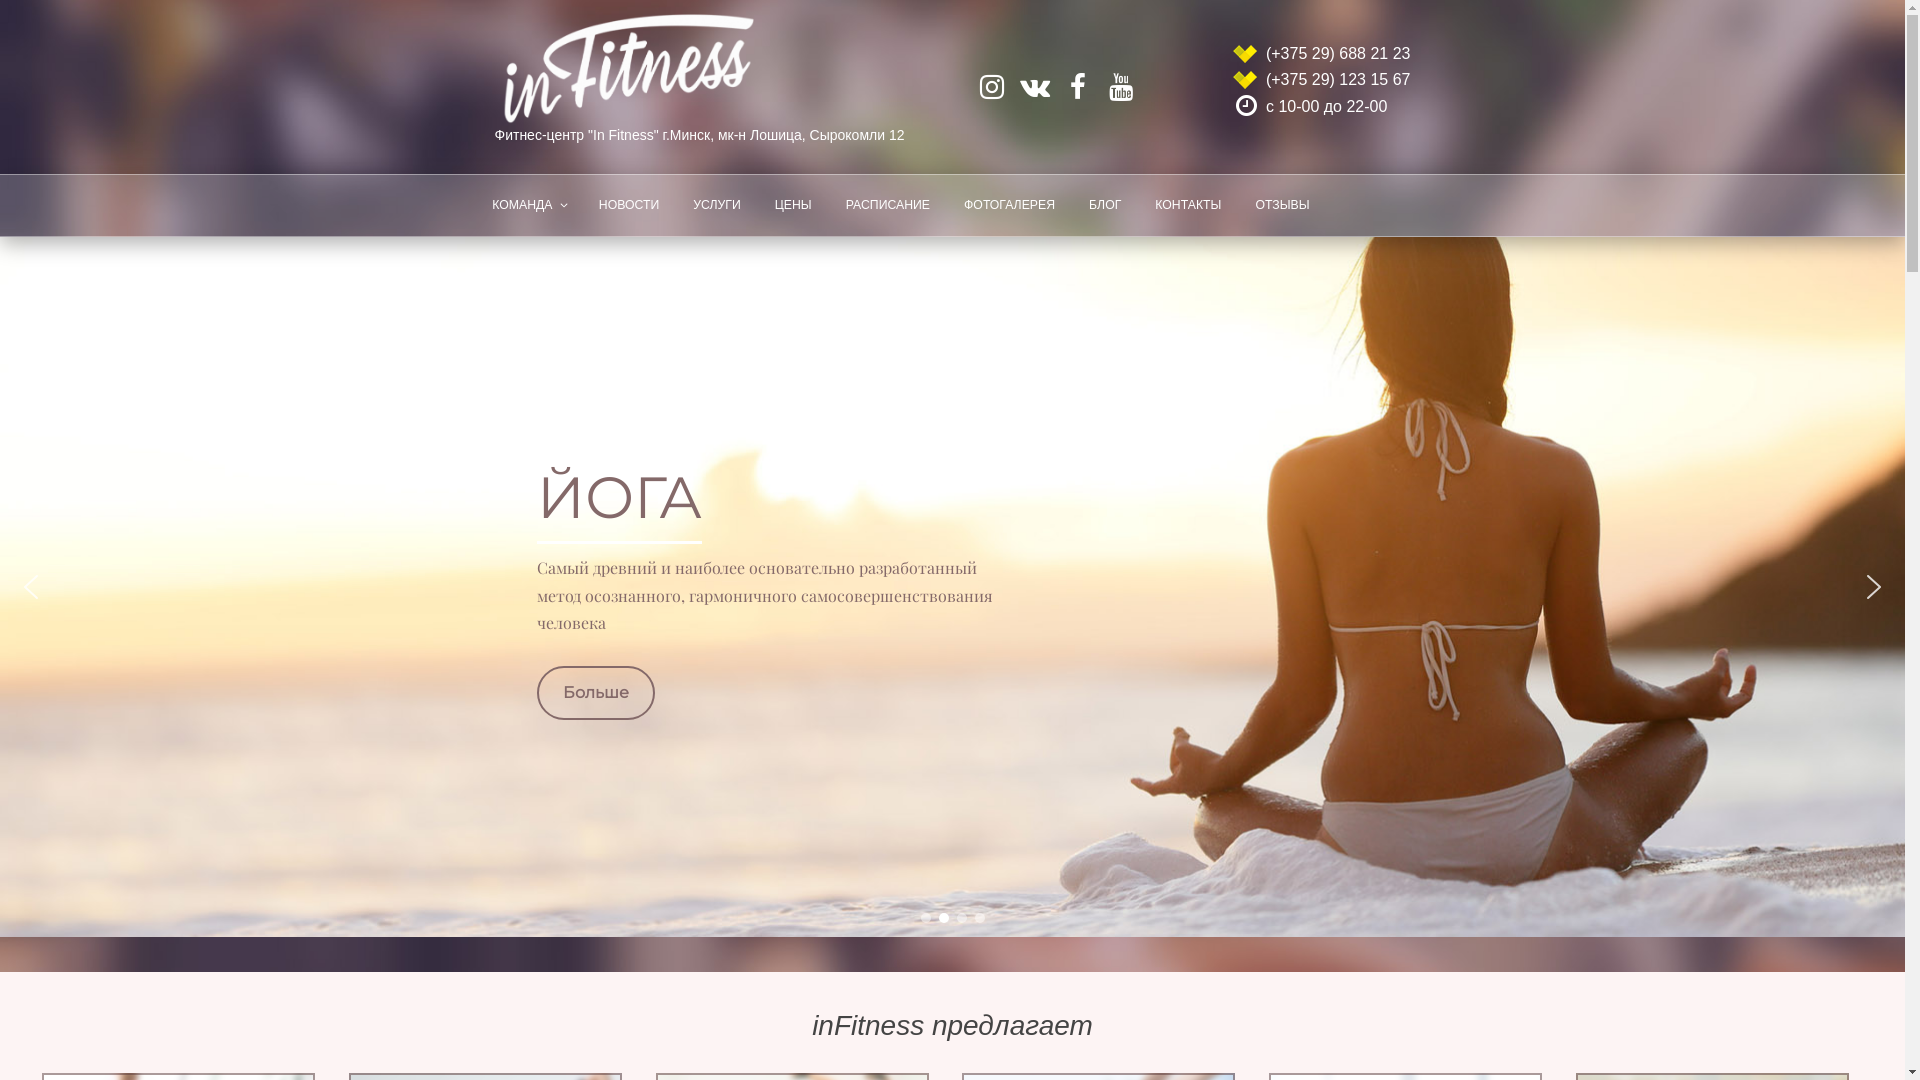 Image resolution: width=1920 pixels, height=1080 pixels. I want to click on 'instagram.com/infitnessby', so click(969, 86).